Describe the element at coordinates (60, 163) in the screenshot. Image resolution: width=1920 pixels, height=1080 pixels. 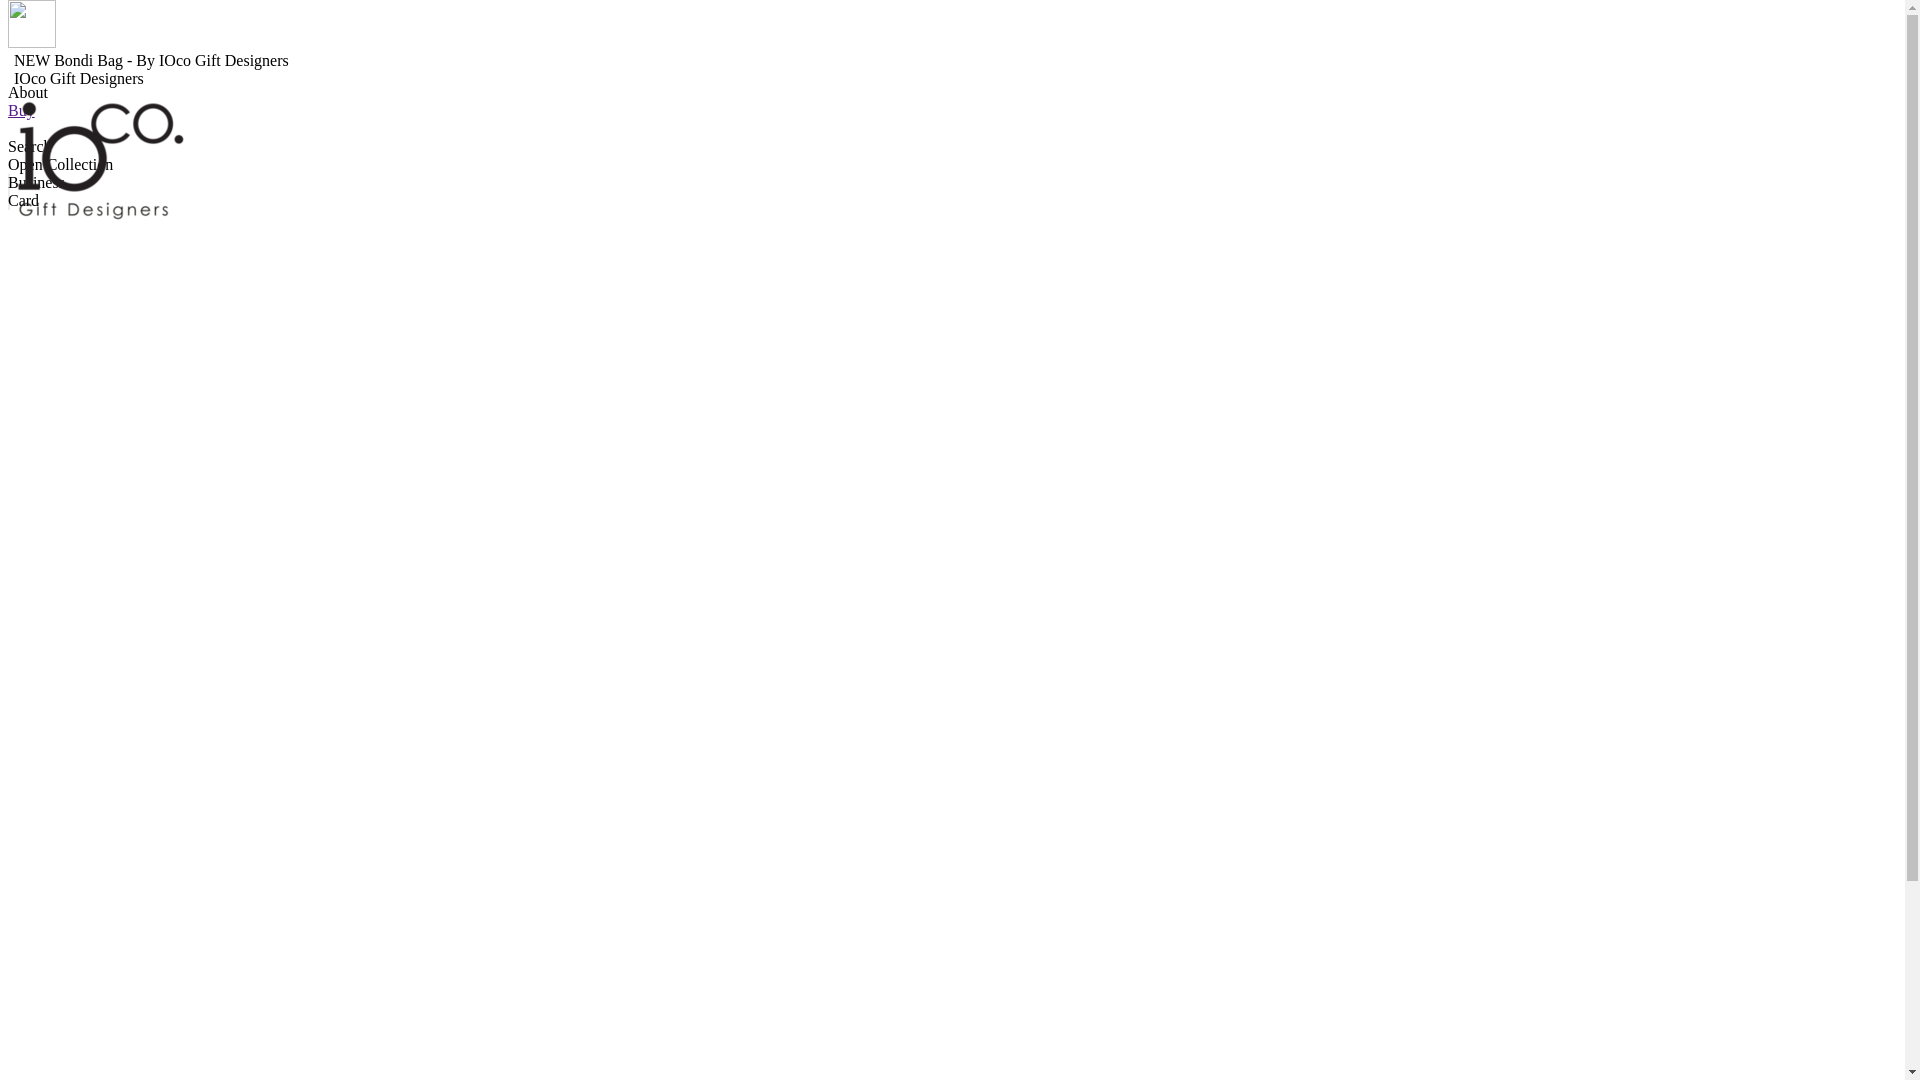
I see `'Open Collection'` at that location.